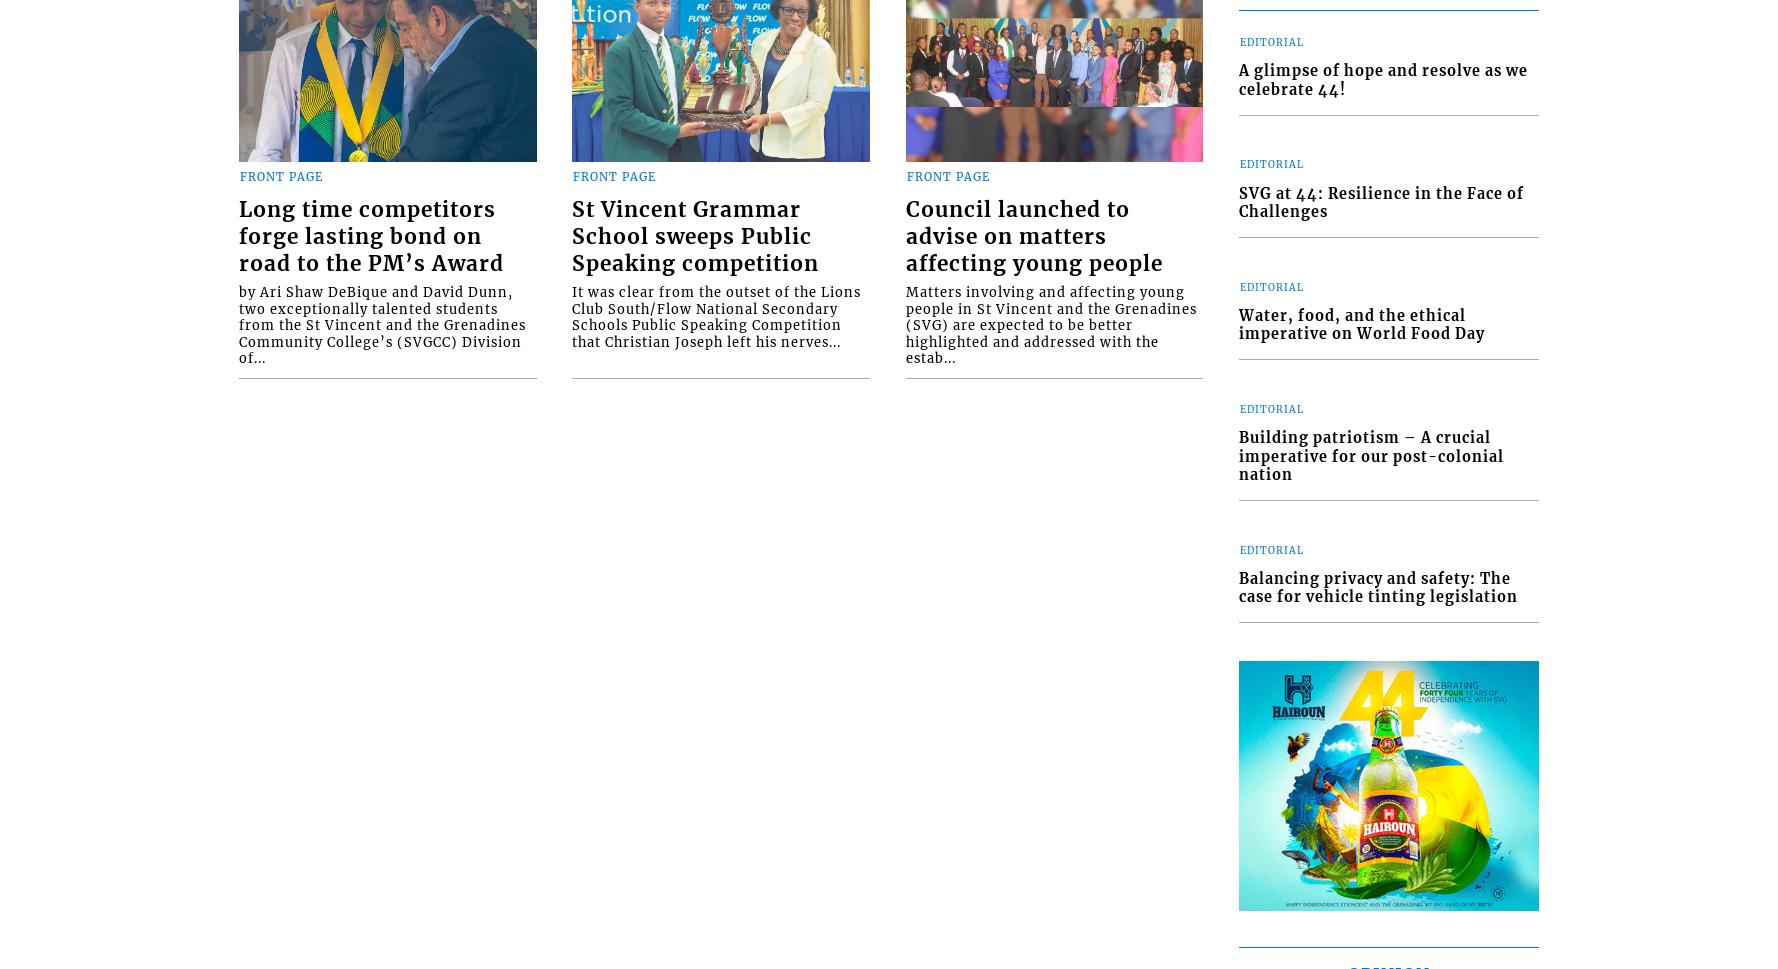 The image size is (1778, 969). Describe the element at coordinates (1380, 202) in the screenshot. I see `'SVG at 44: Resilience in  the Face of Challenges'` at that location.